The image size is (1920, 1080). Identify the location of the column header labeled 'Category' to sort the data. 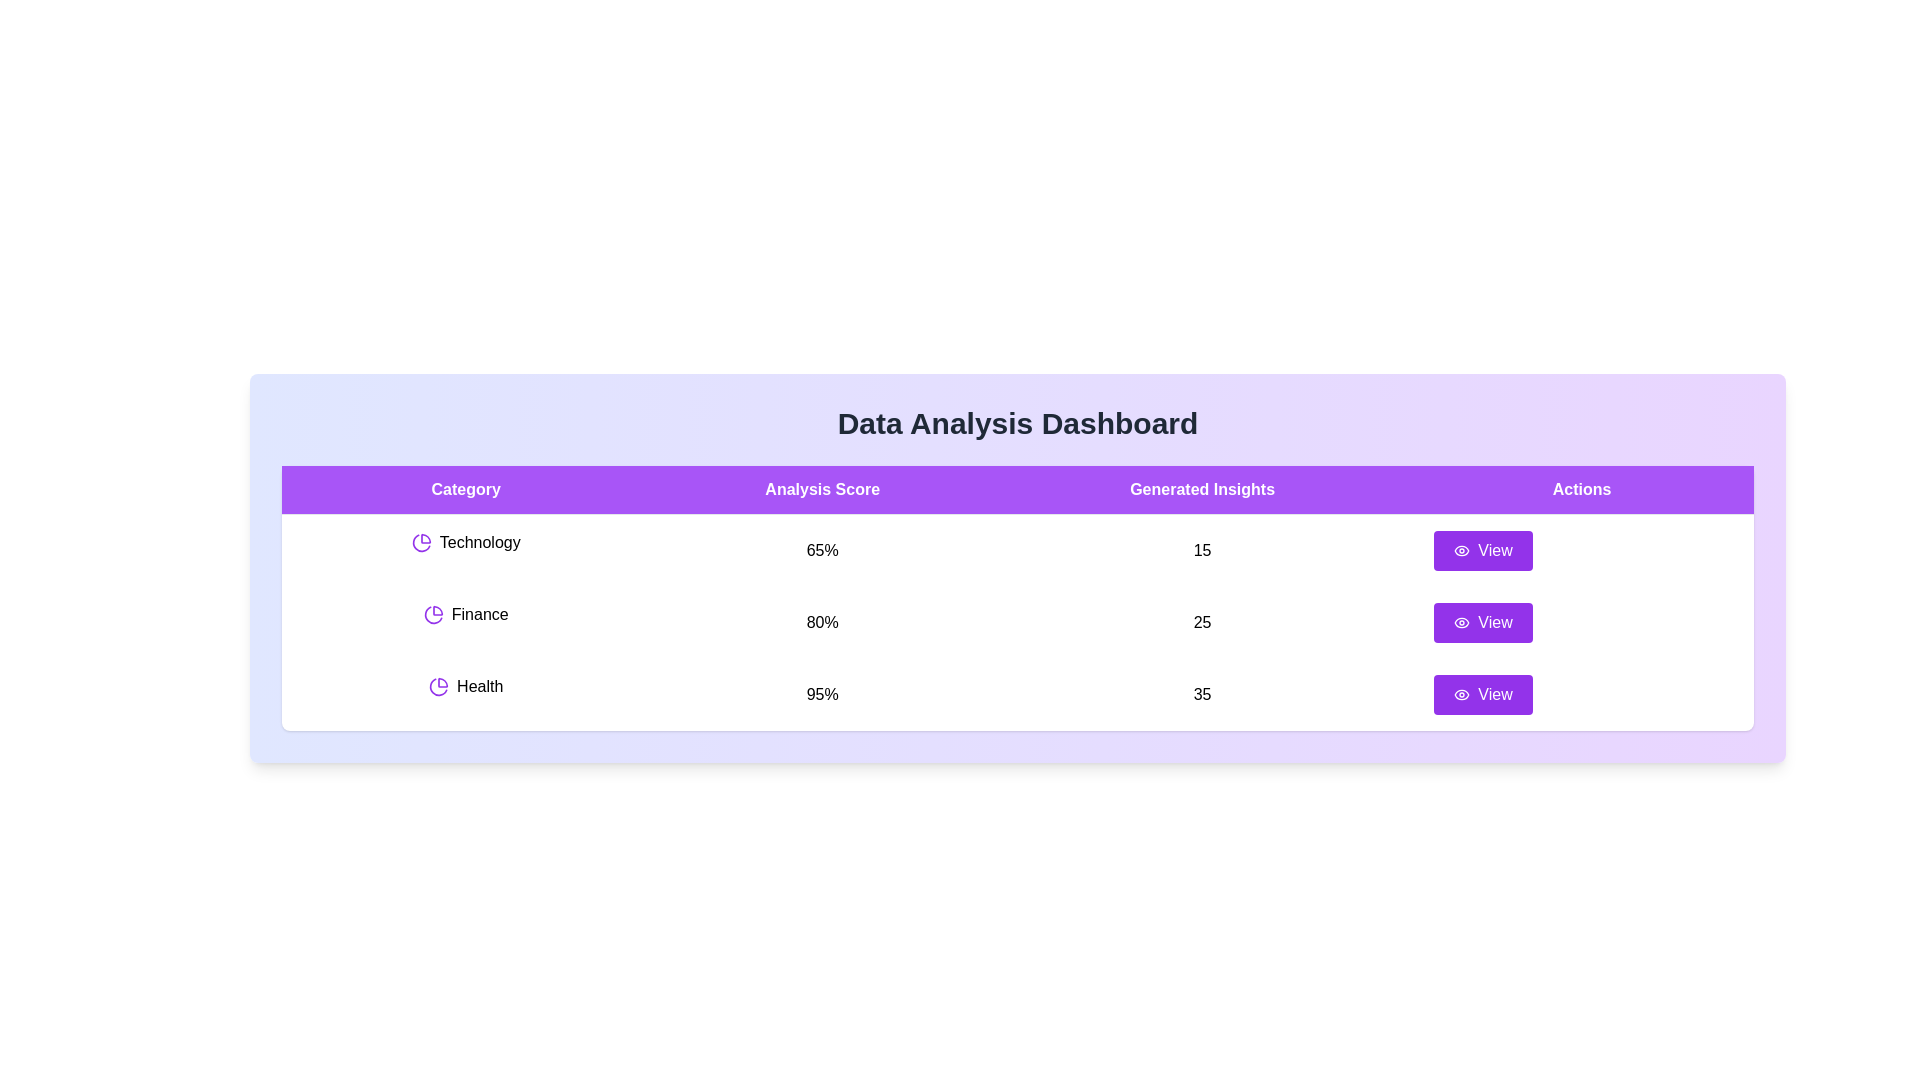
(464, 489).